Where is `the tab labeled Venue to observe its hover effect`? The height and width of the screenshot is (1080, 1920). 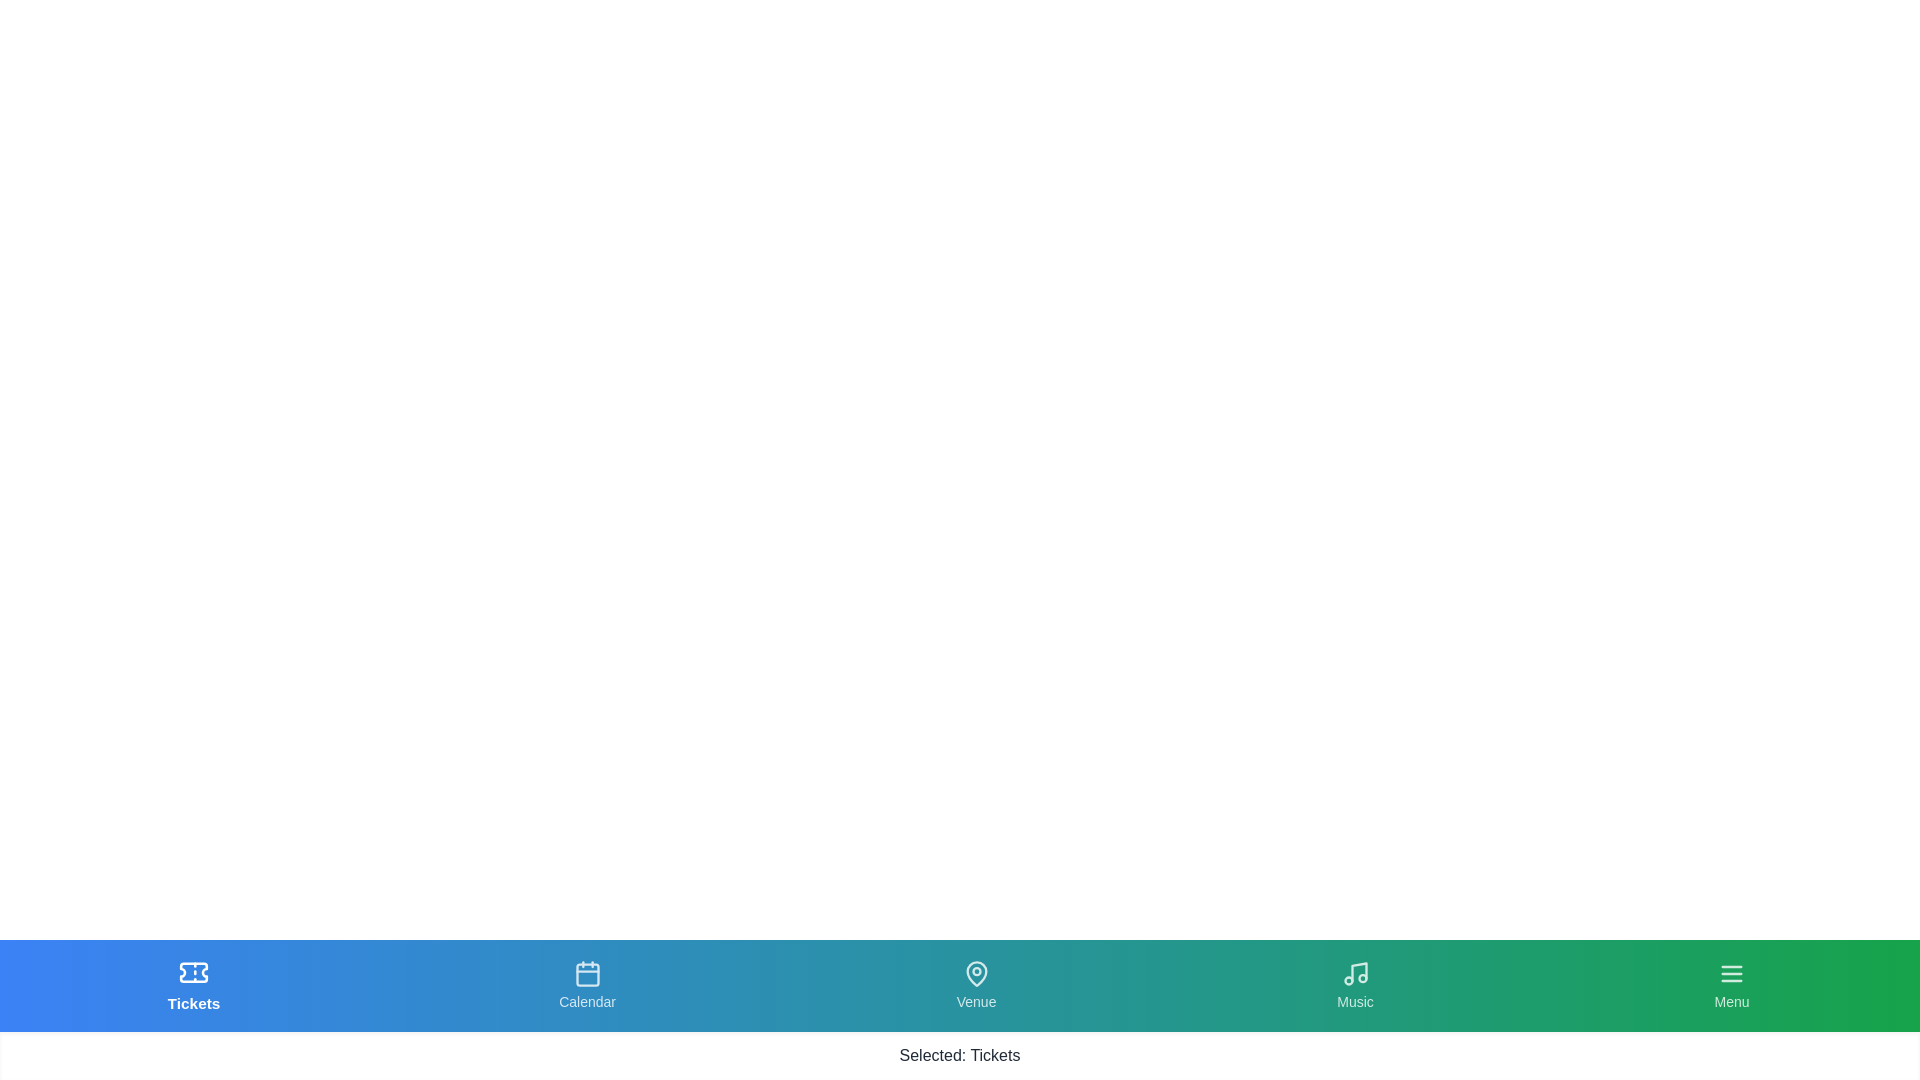
the tab labeled Venue to observe its hover effect is located at coordinates (976, 985).